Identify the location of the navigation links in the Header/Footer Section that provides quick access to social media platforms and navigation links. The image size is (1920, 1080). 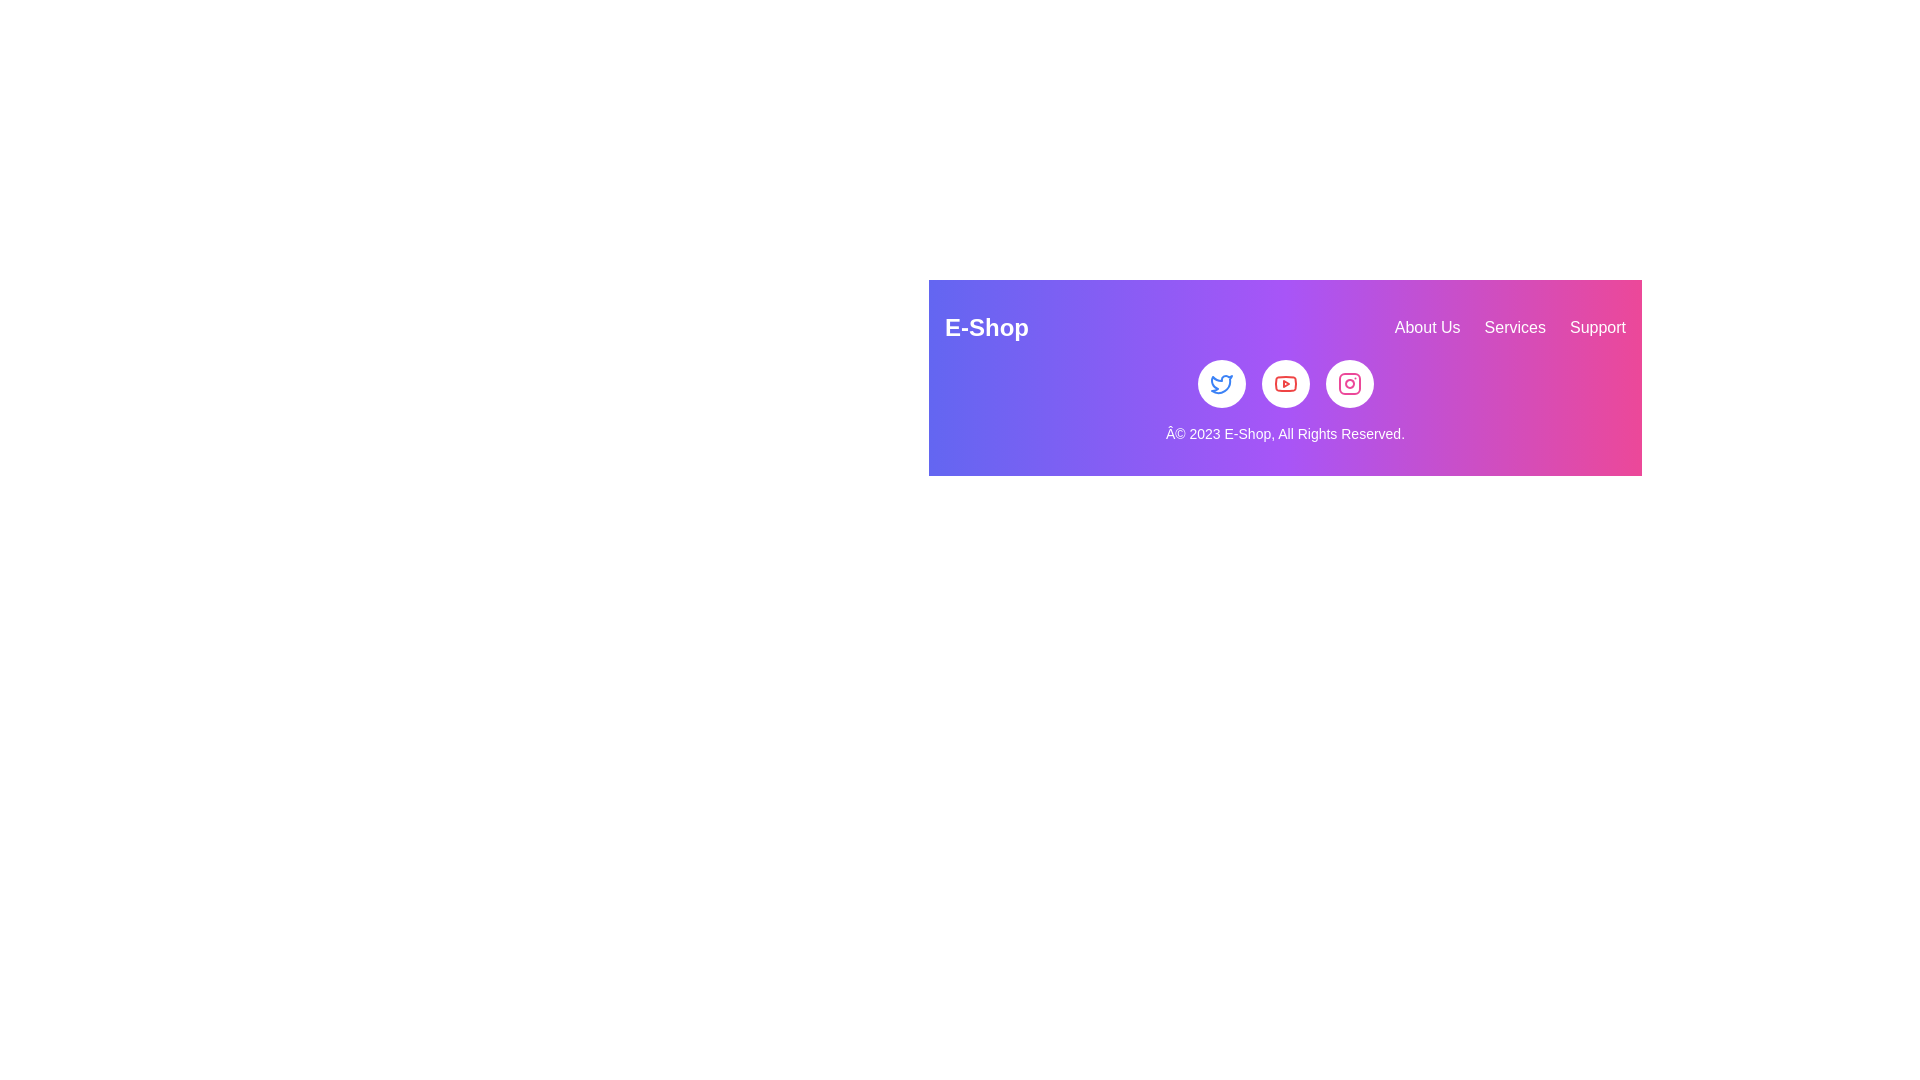
(1285, 378).